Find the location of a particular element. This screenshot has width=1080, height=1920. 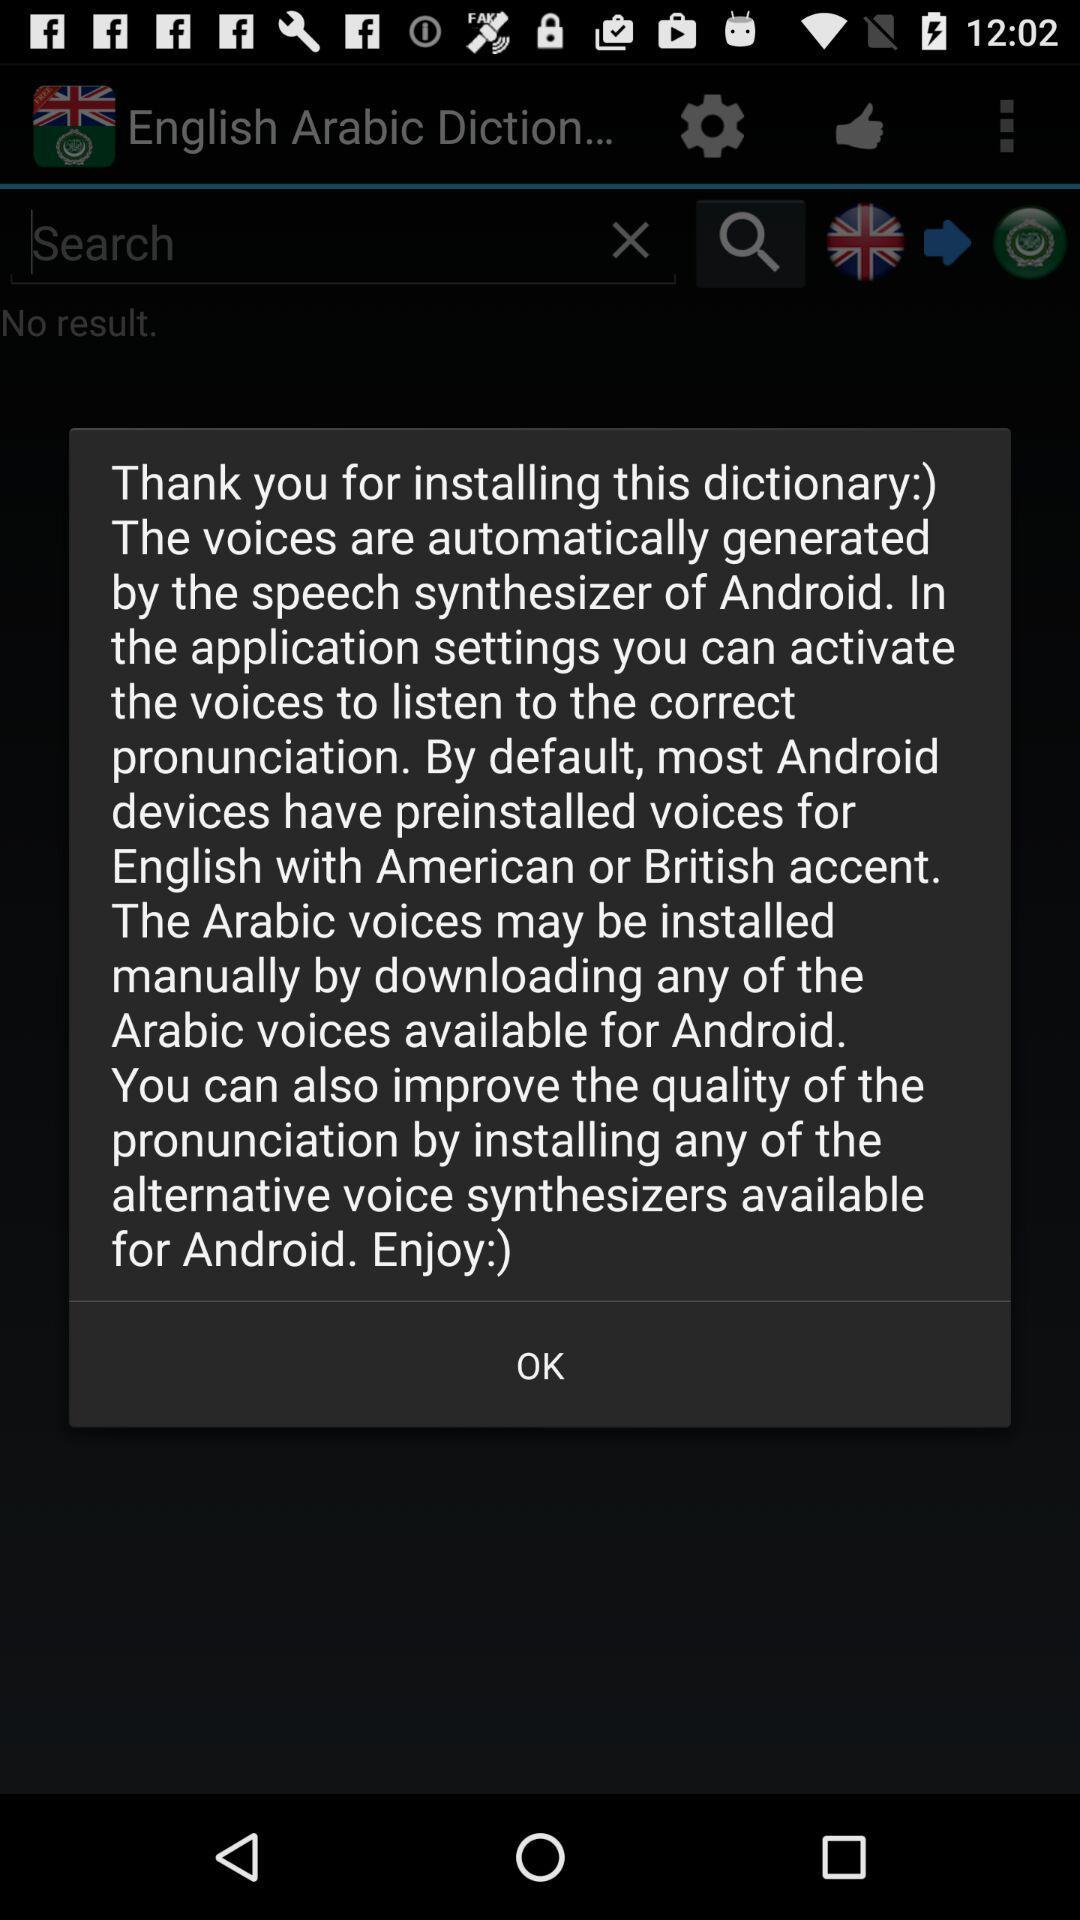

the button at the bottom is located at coordinates (540, 1363).